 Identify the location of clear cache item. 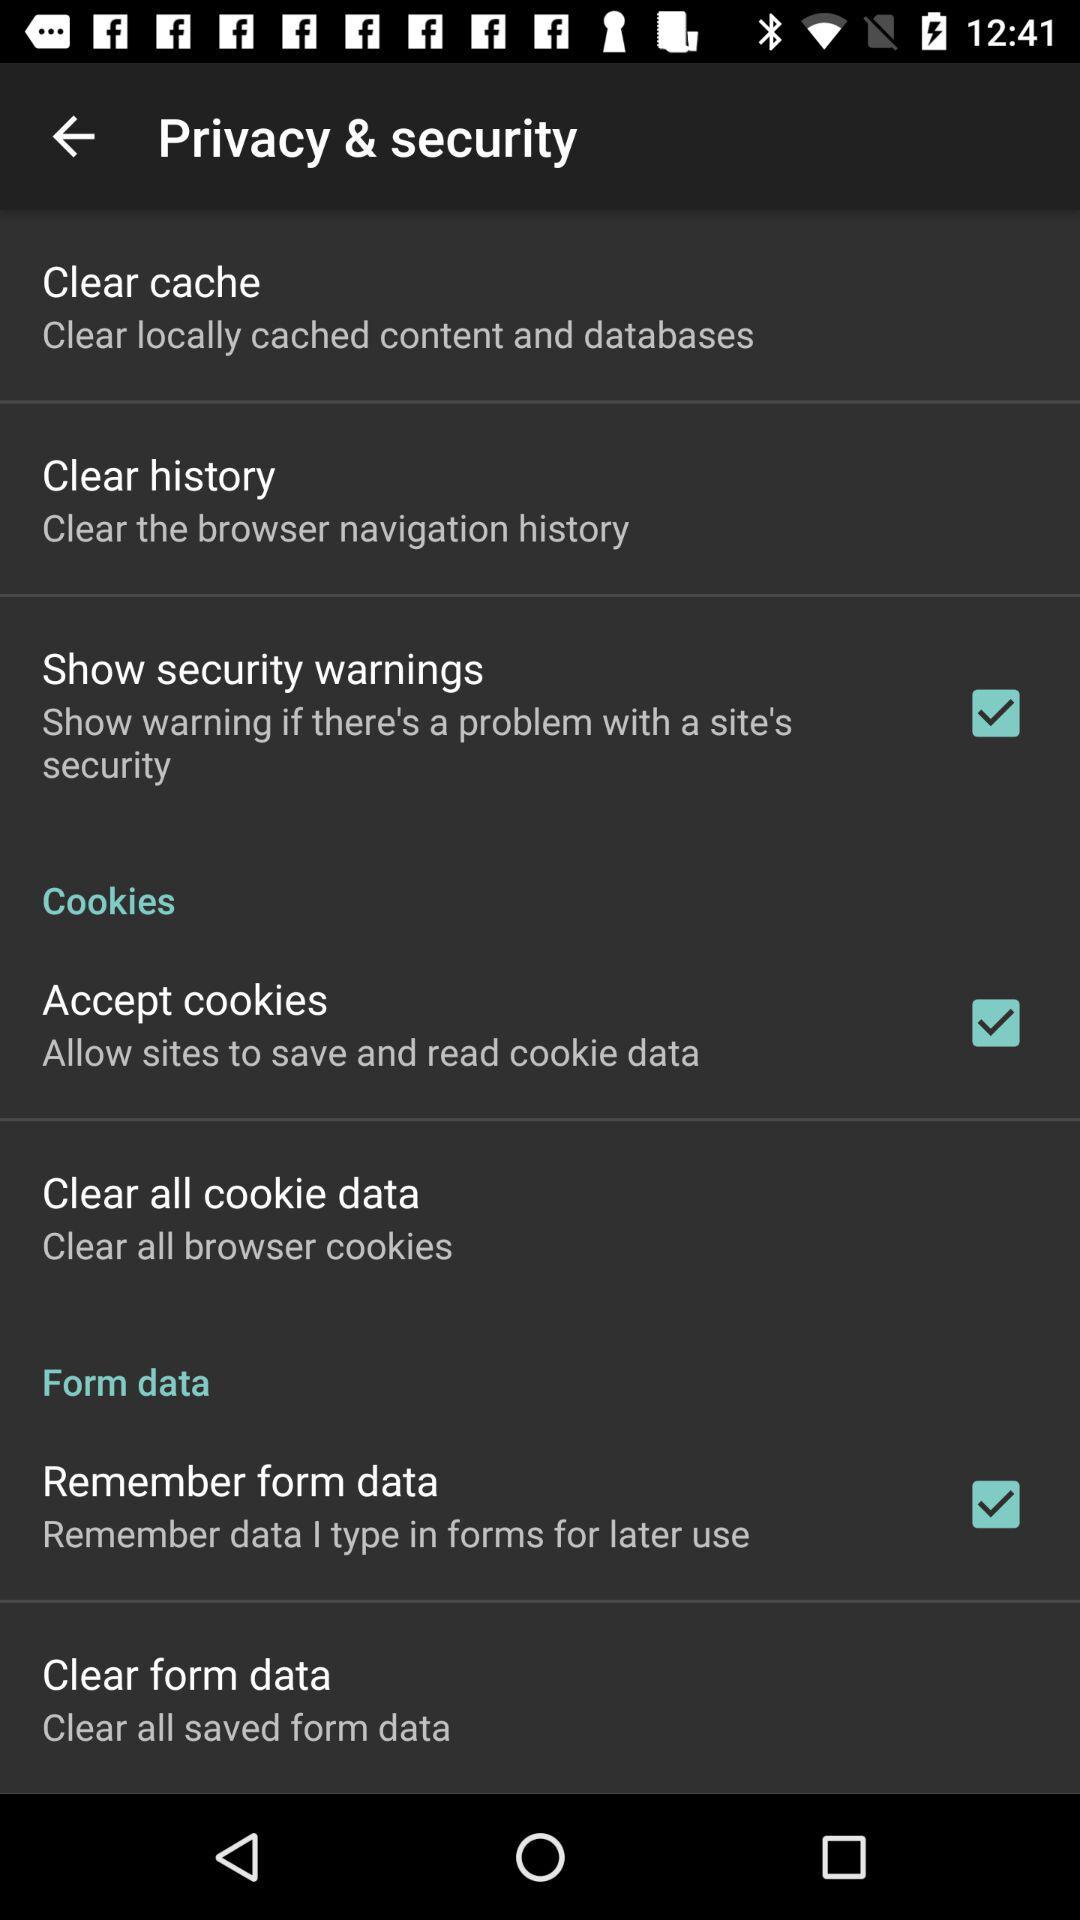
(150, 279).